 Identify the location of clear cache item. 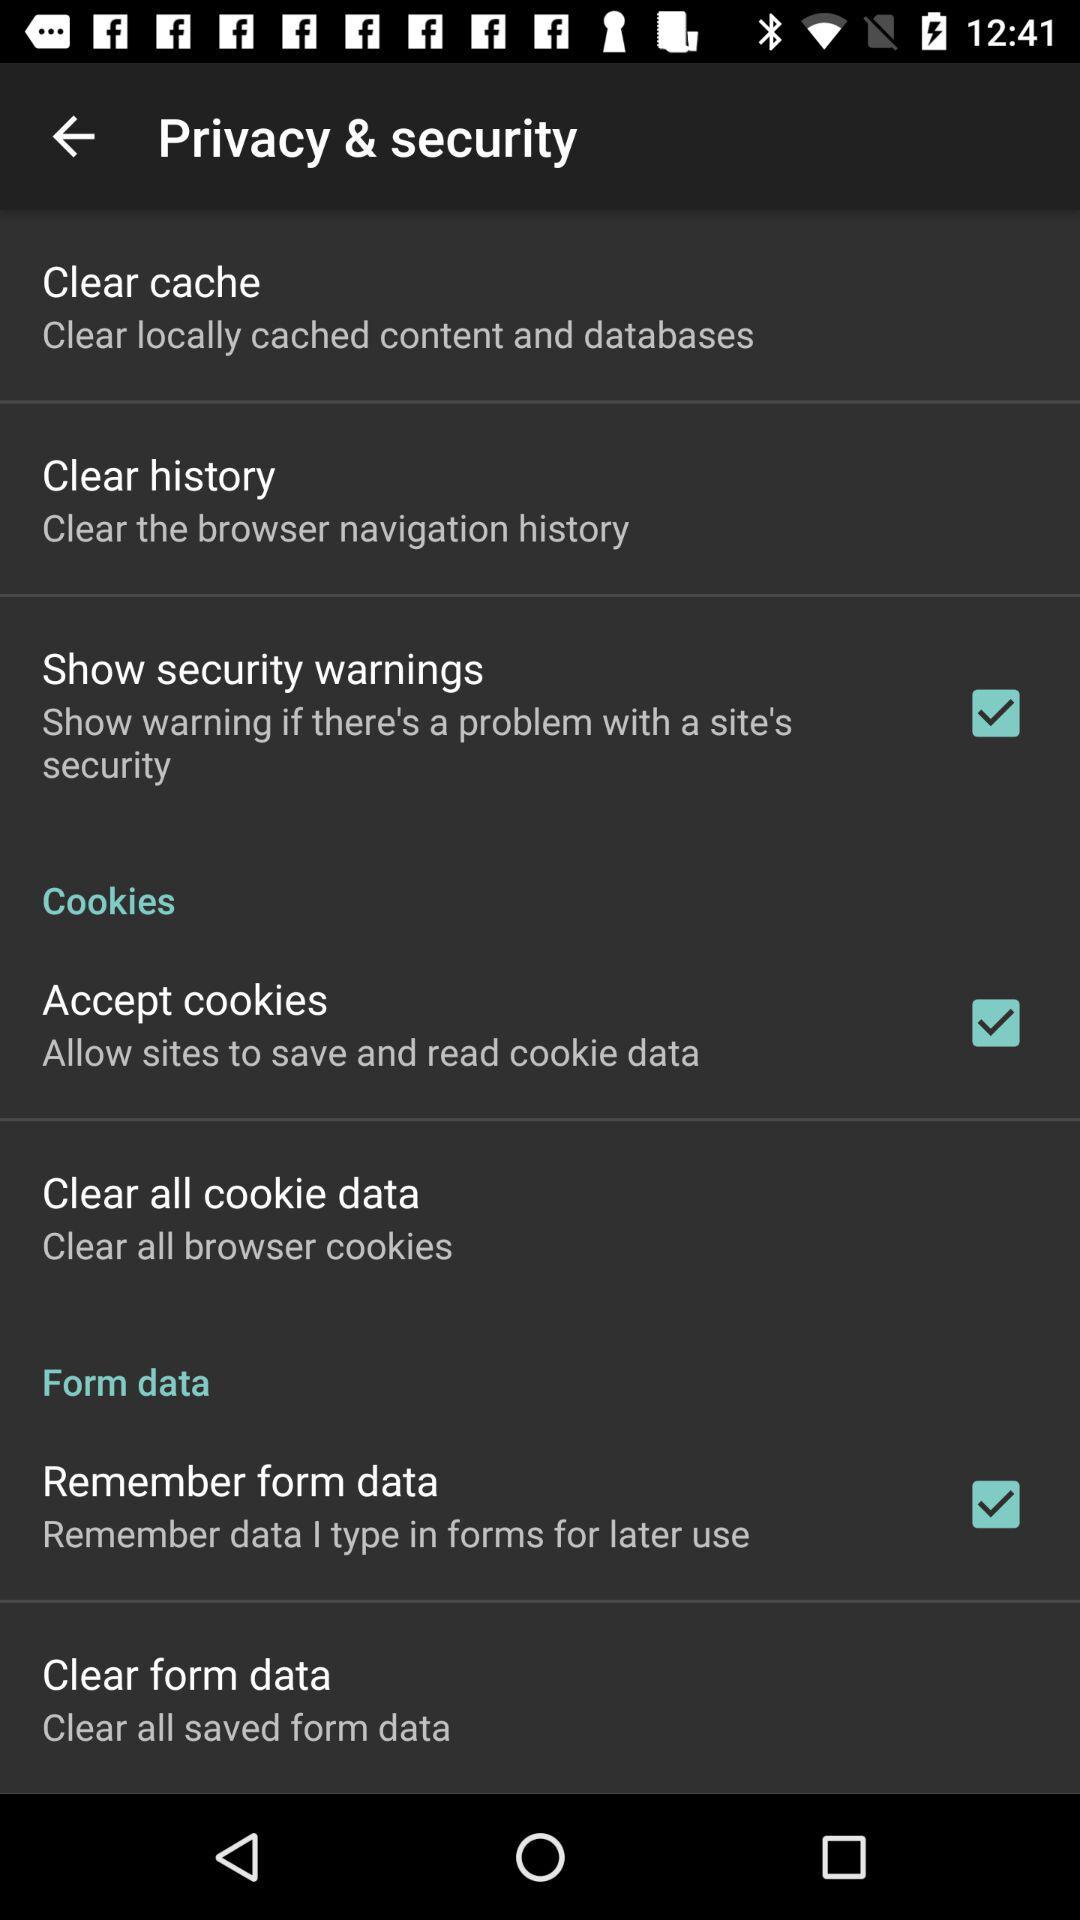
(150, 279).